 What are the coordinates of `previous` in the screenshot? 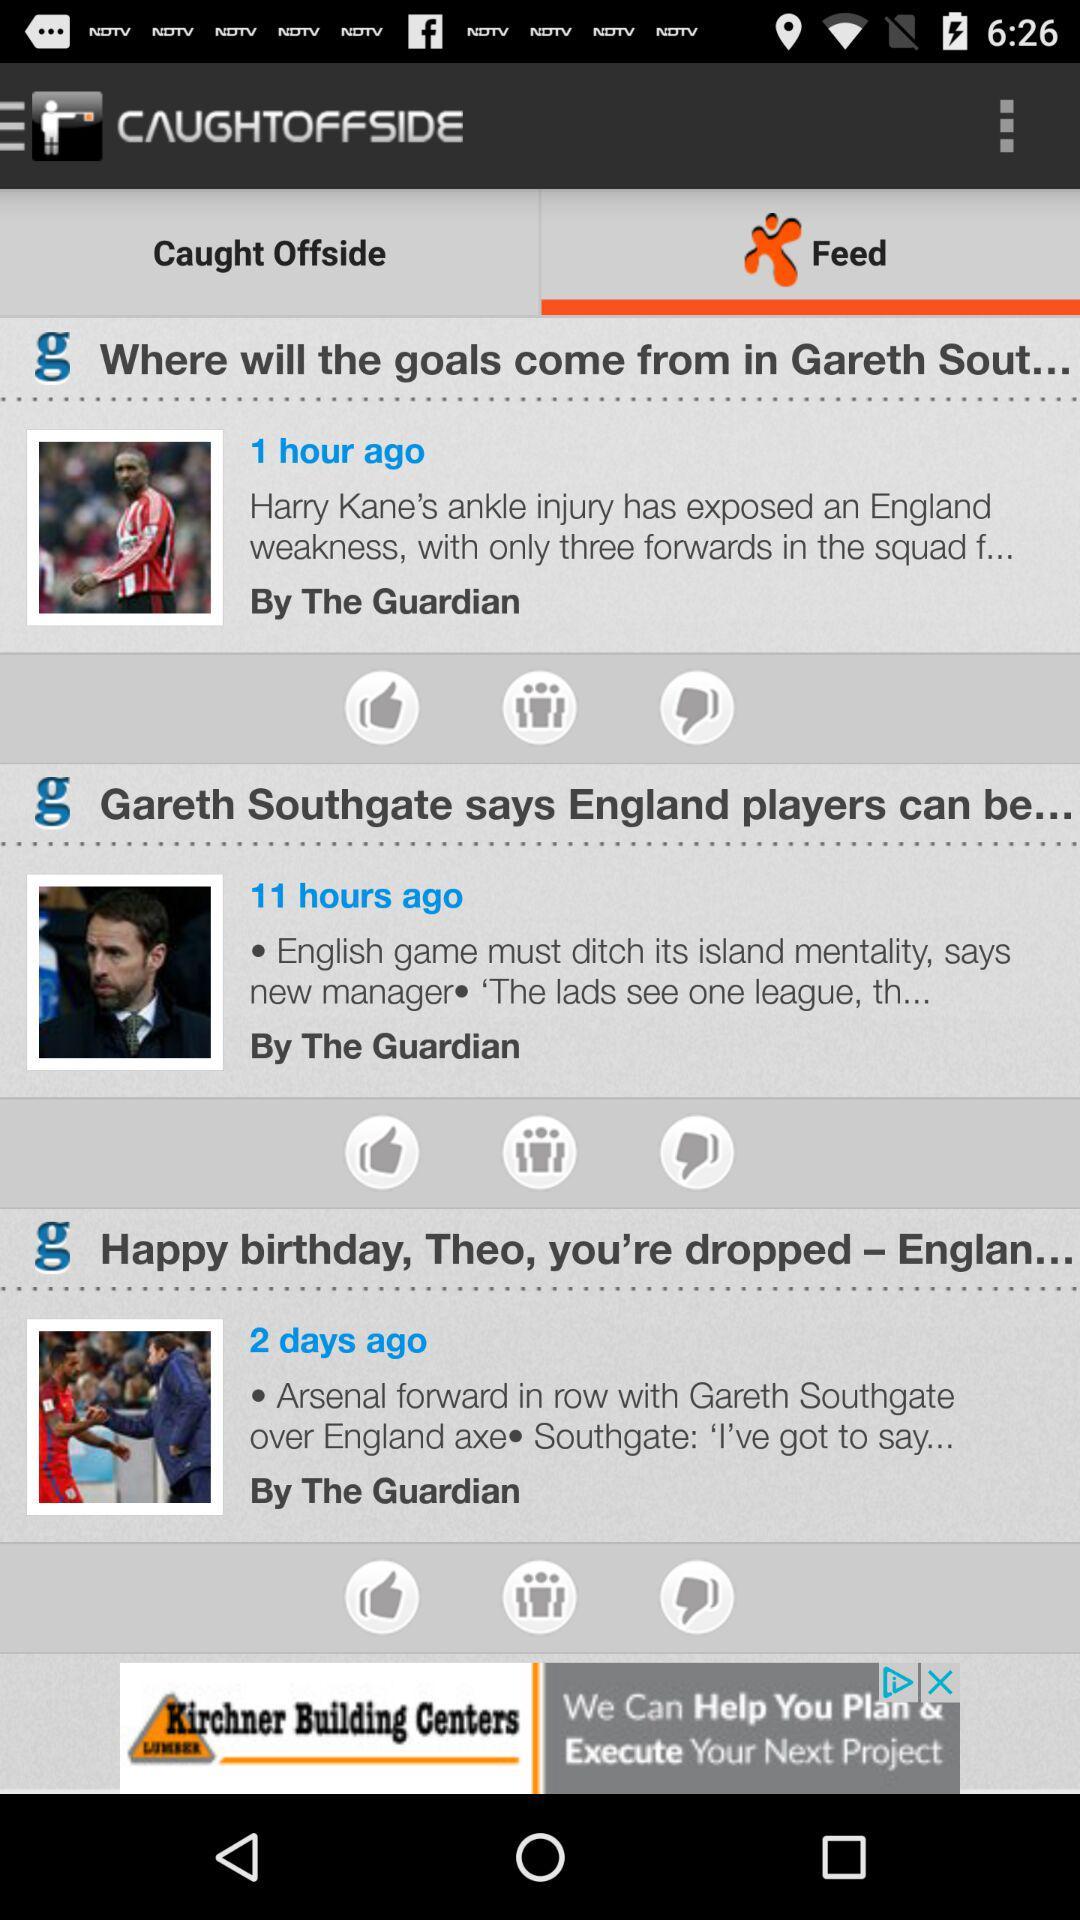 It's located at (538, 1596).